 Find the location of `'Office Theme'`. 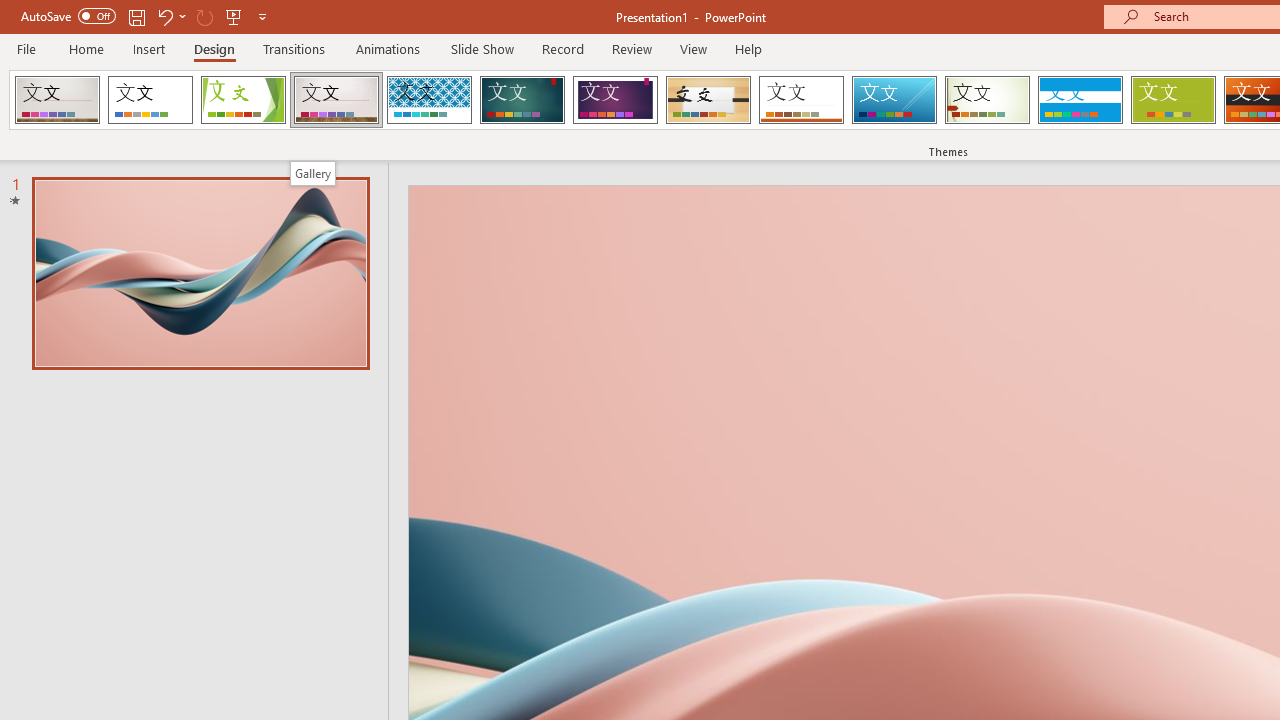

'Office Theme' is located at coordinates (149, 100).